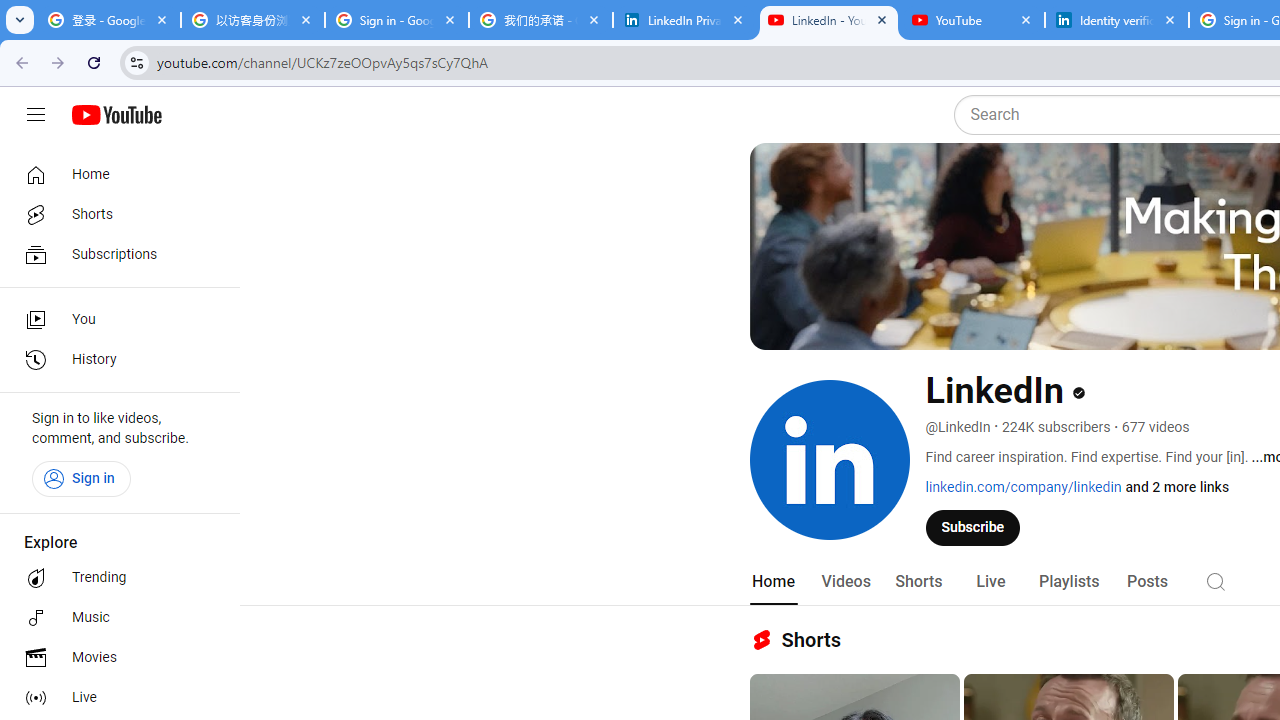  Describe the element at coordinates (845, 581) in the screenshot. I see `'Videos'` at that location.